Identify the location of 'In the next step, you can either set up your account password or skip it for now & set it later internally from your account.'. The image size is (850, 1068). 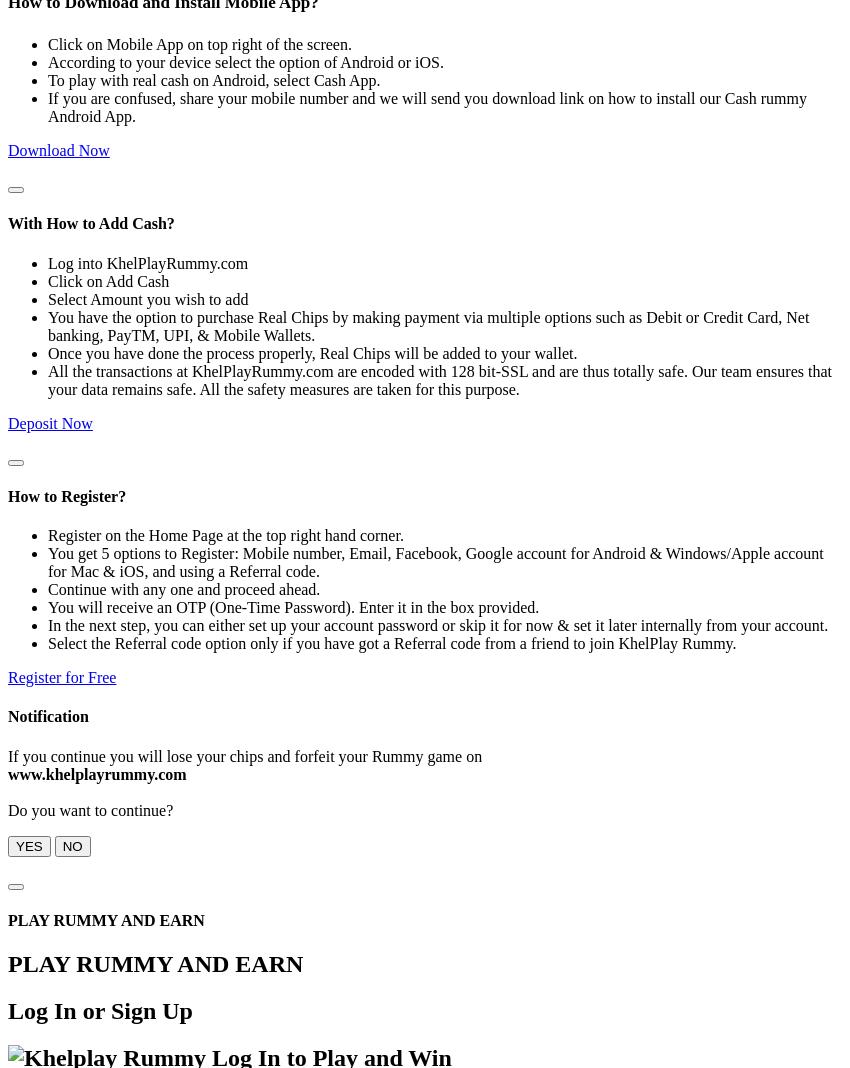
(437, 624).